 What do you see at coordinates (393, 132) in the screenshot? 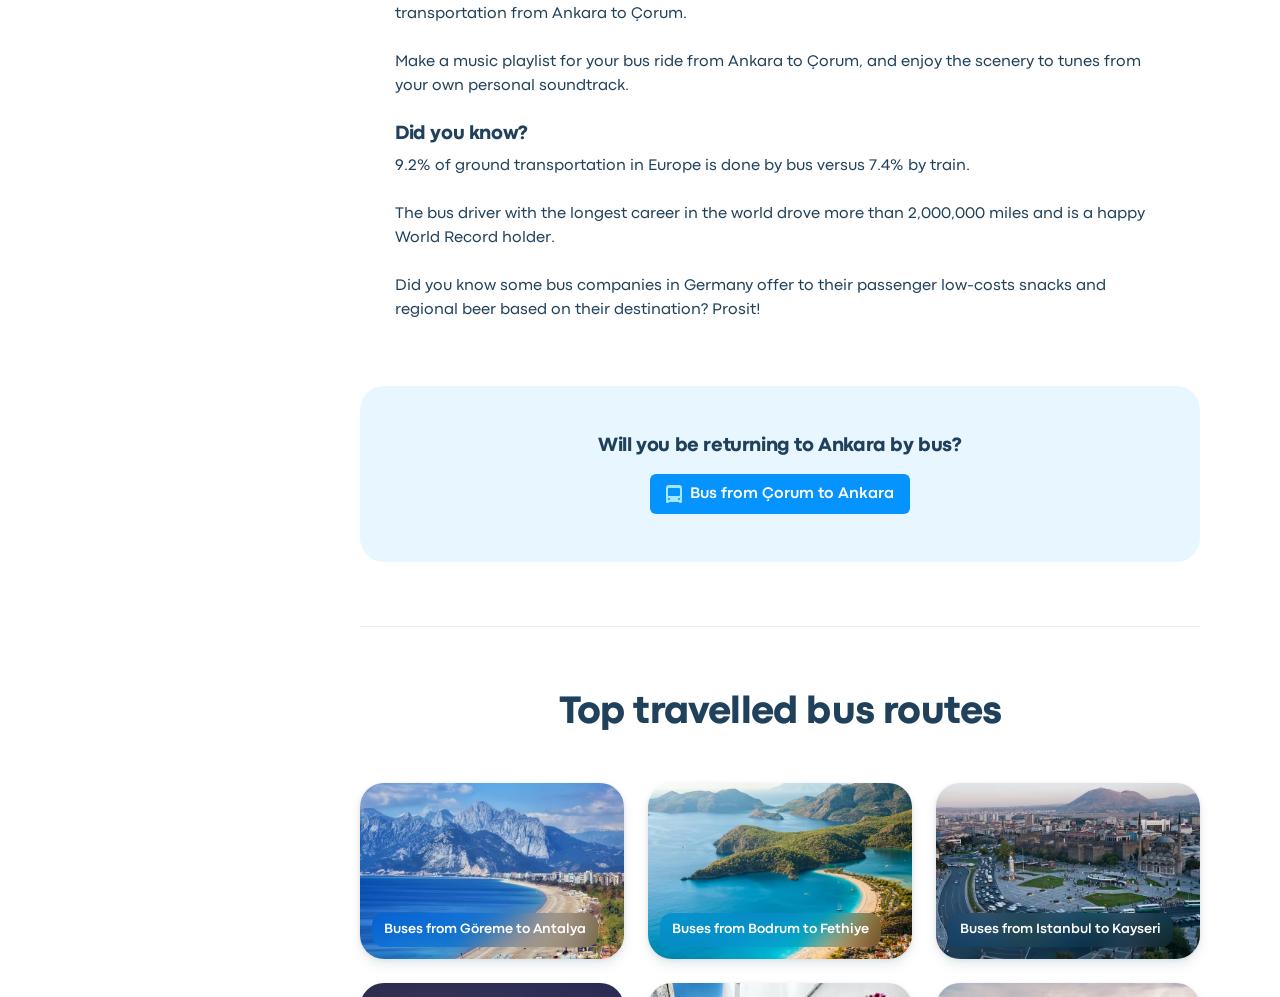
I see `'Did you know?'` at bounding box center [393, 132].